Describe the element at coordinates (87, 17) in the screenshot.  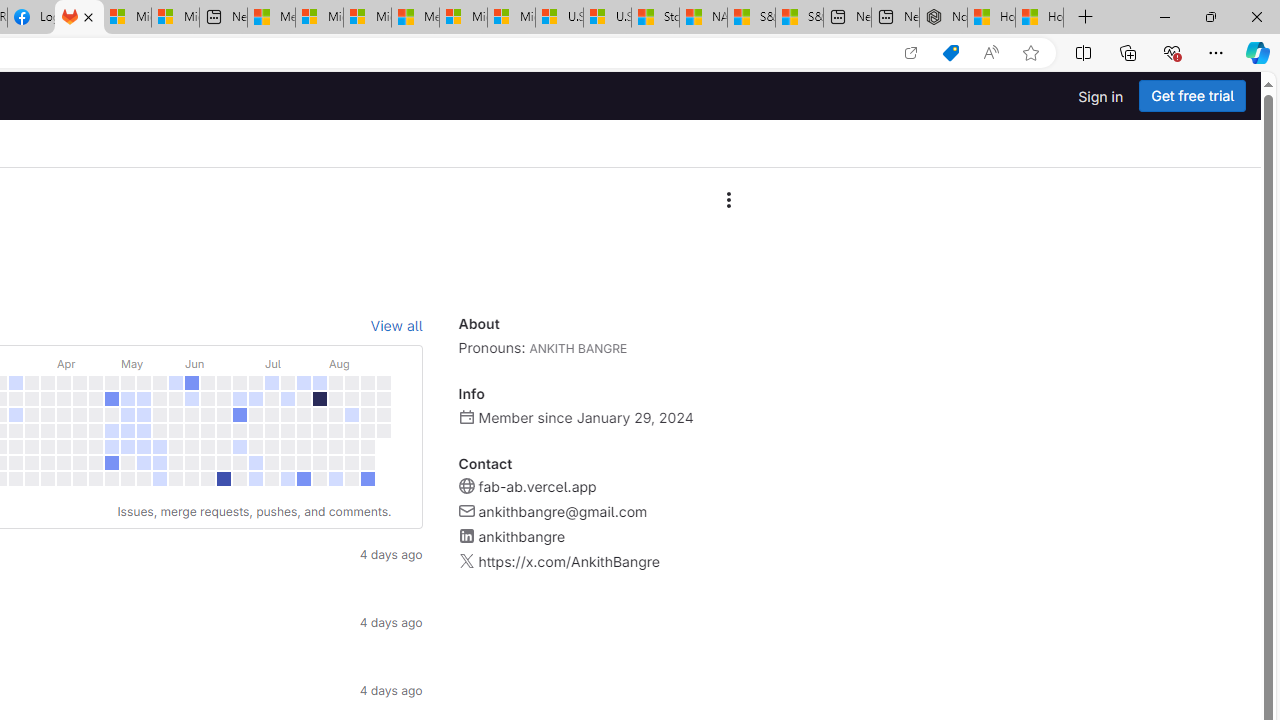
I see `'Close tab'` at that location.